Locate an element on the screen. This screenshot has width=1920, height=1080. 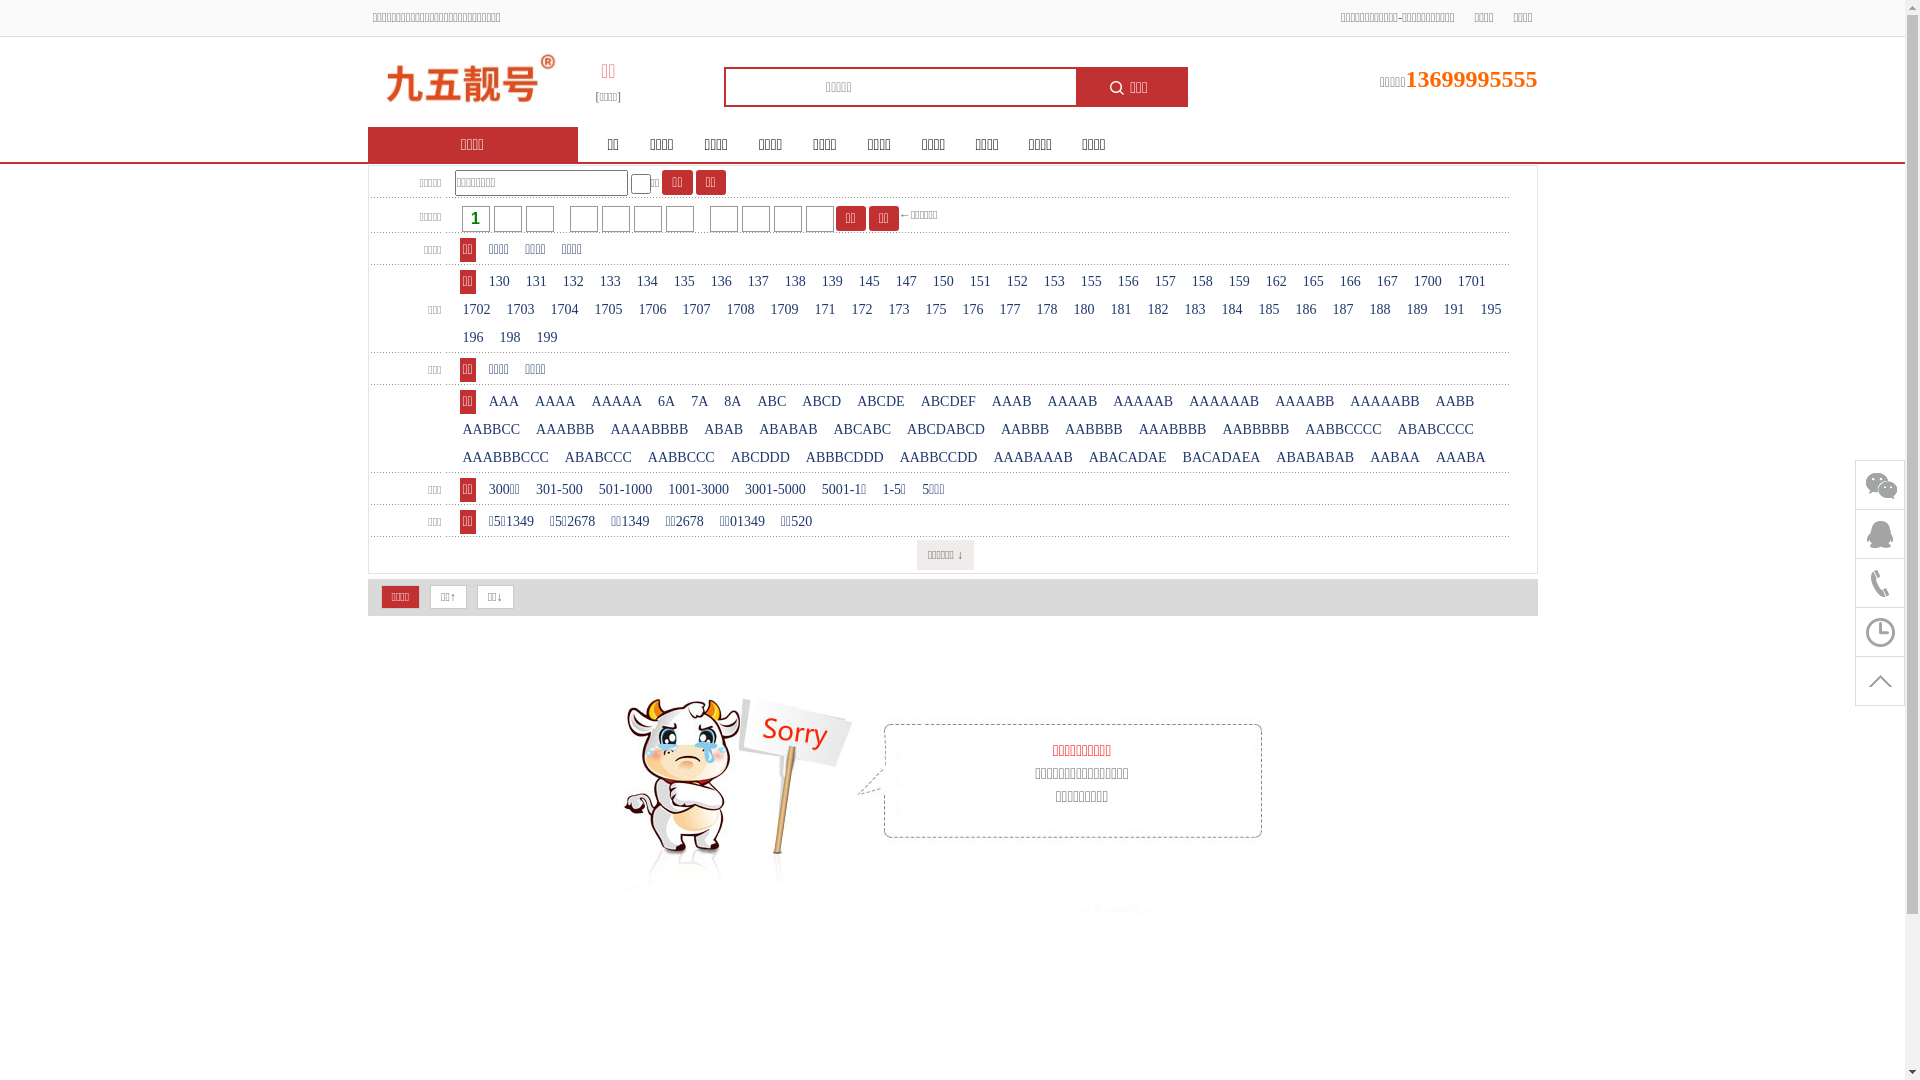
'AAAABBBB' is located at coordinates (605, 428).